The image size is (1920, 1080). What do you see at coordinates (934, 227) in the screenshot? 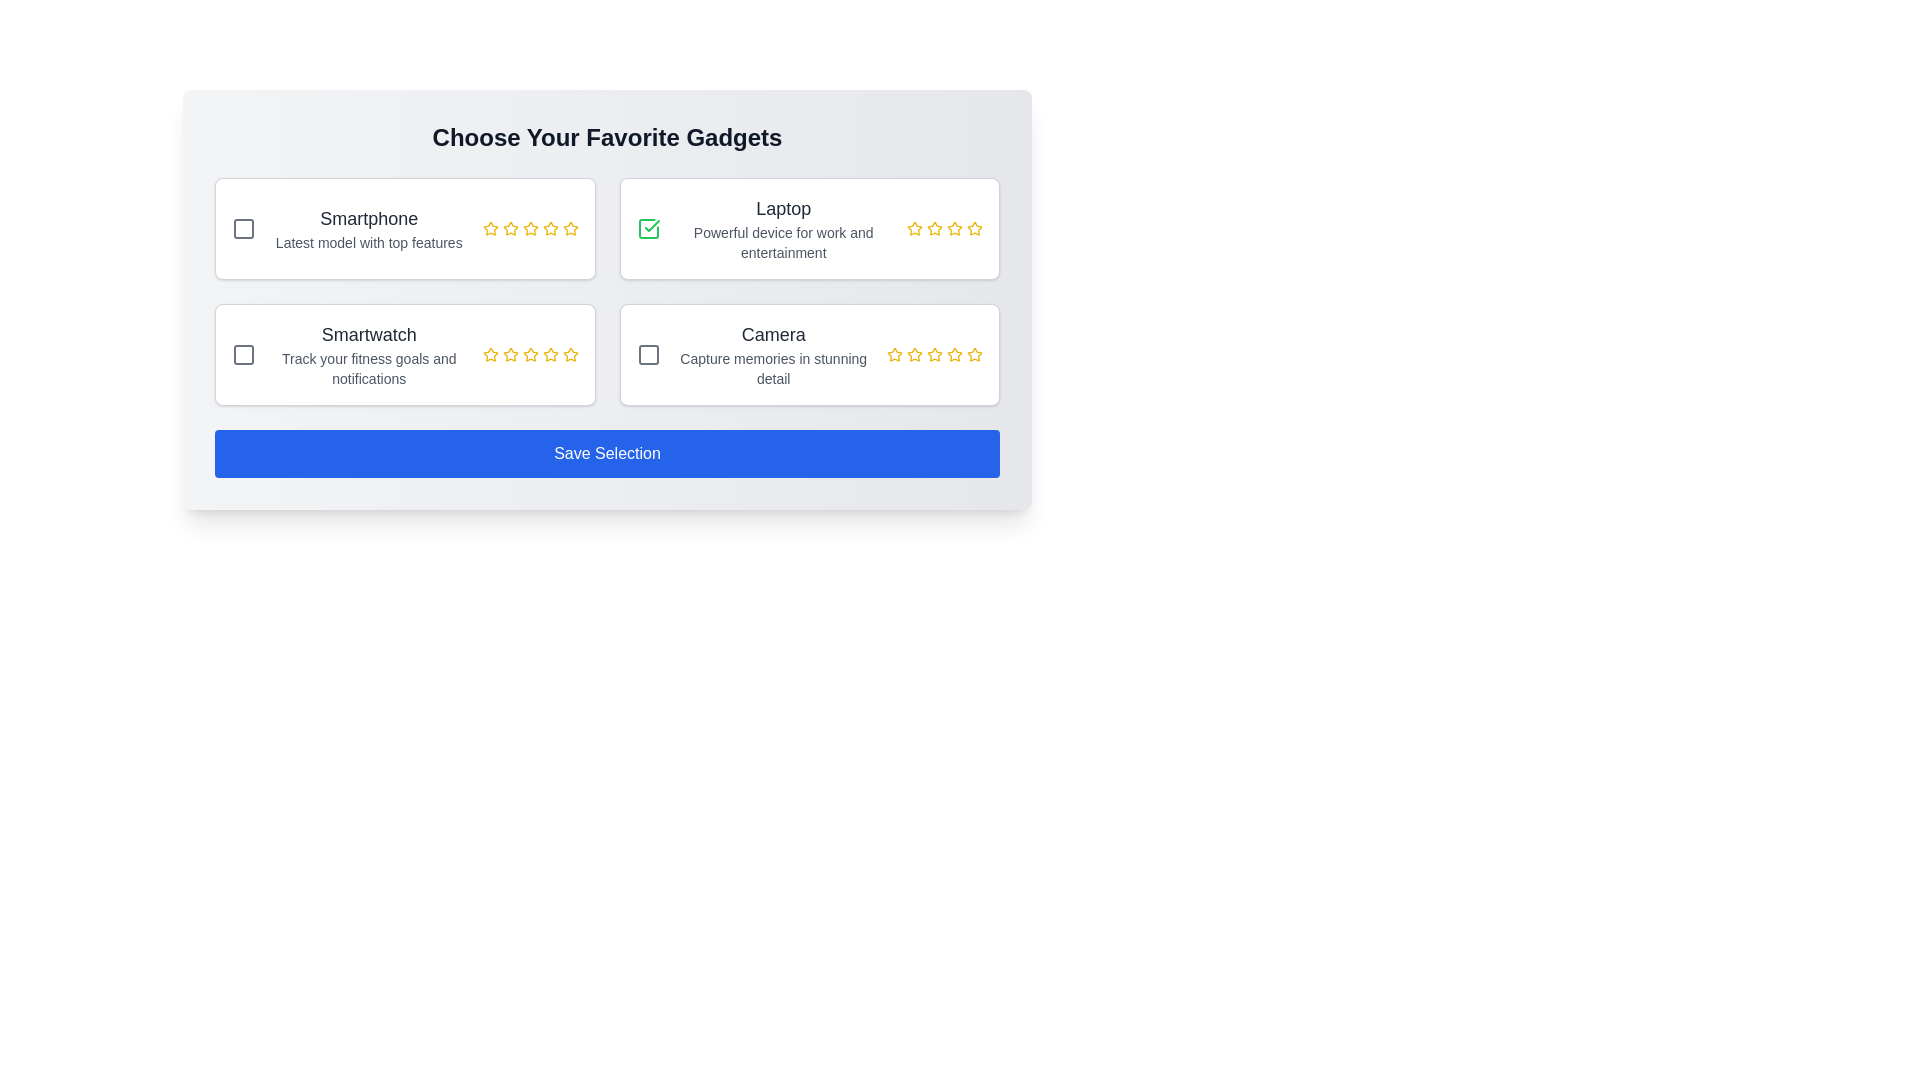
I see `third star icon in the rating component for the 'Laptop' option, located in the top-right section of the interface` at bounding box center [934, 227].